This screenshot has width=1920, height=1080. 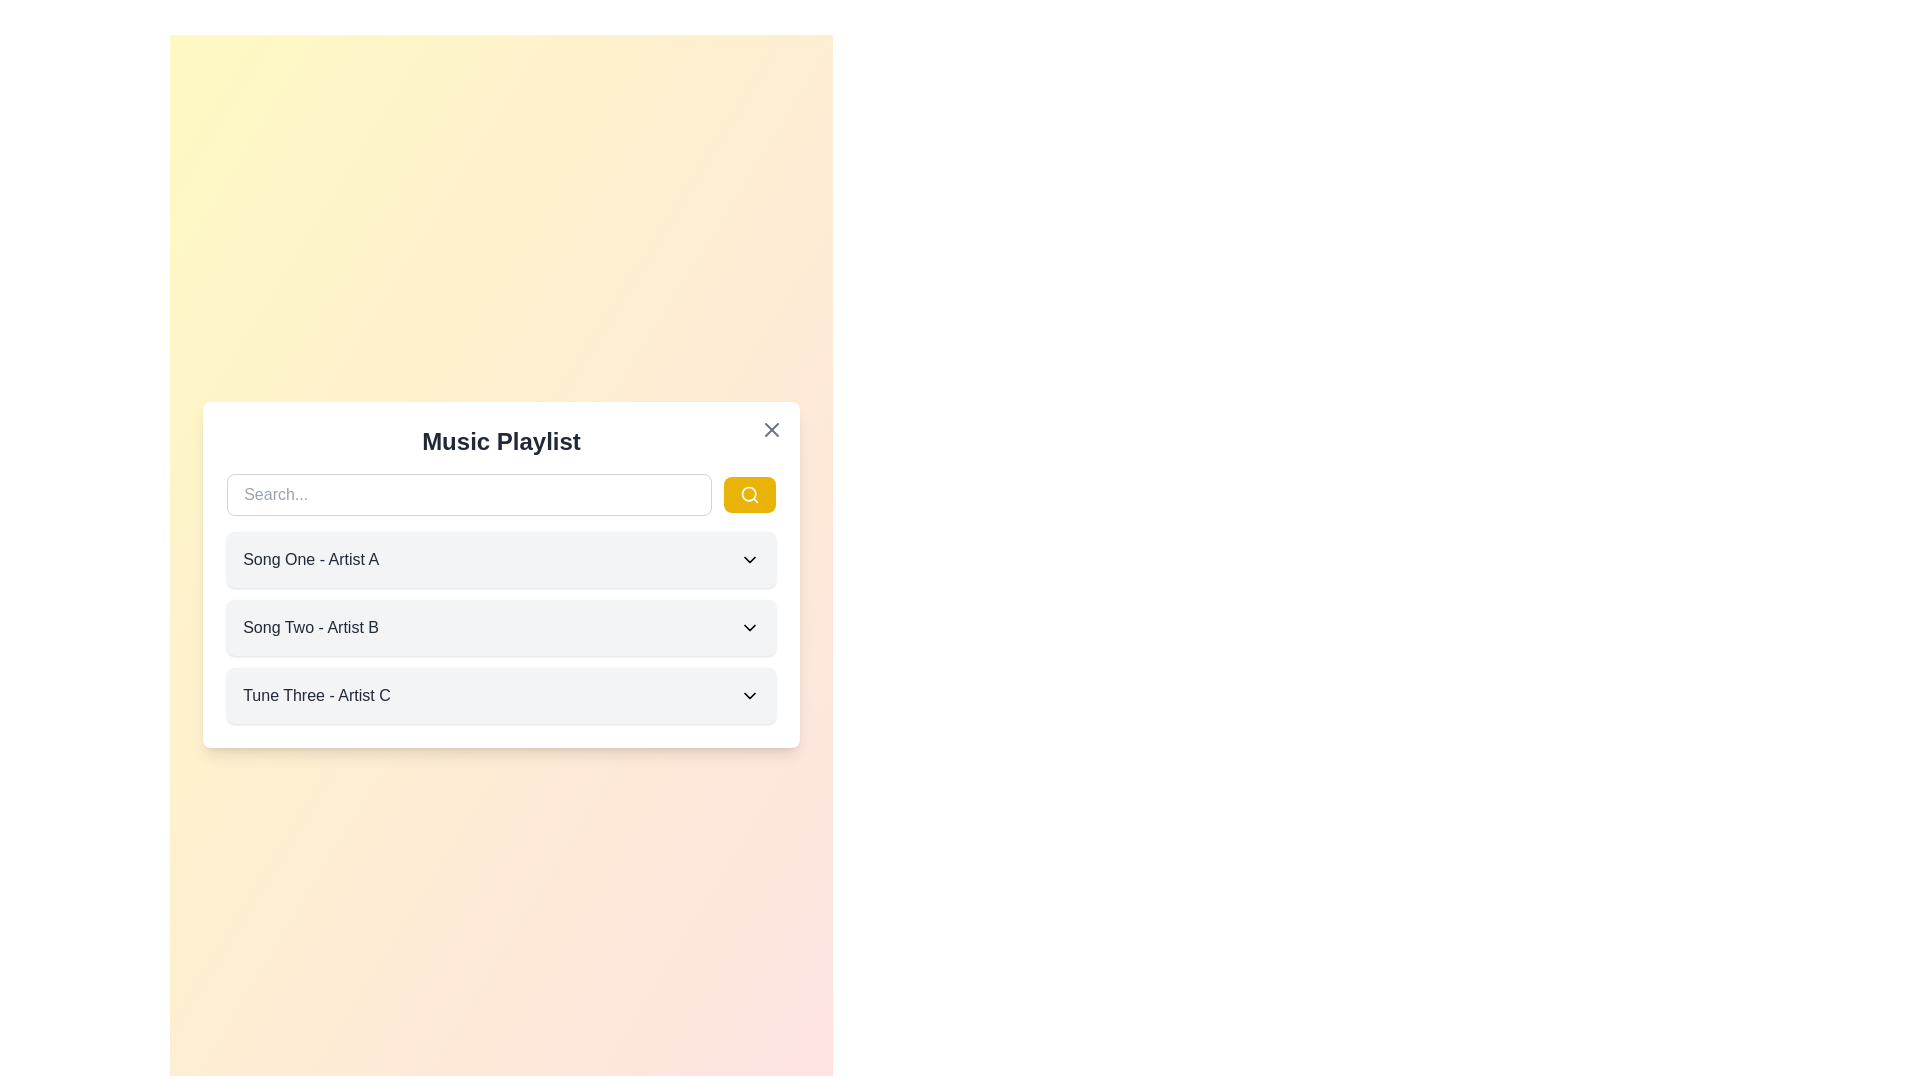 I want to click on the third collapsible list item in the playlist, so click(x=501, y=694).